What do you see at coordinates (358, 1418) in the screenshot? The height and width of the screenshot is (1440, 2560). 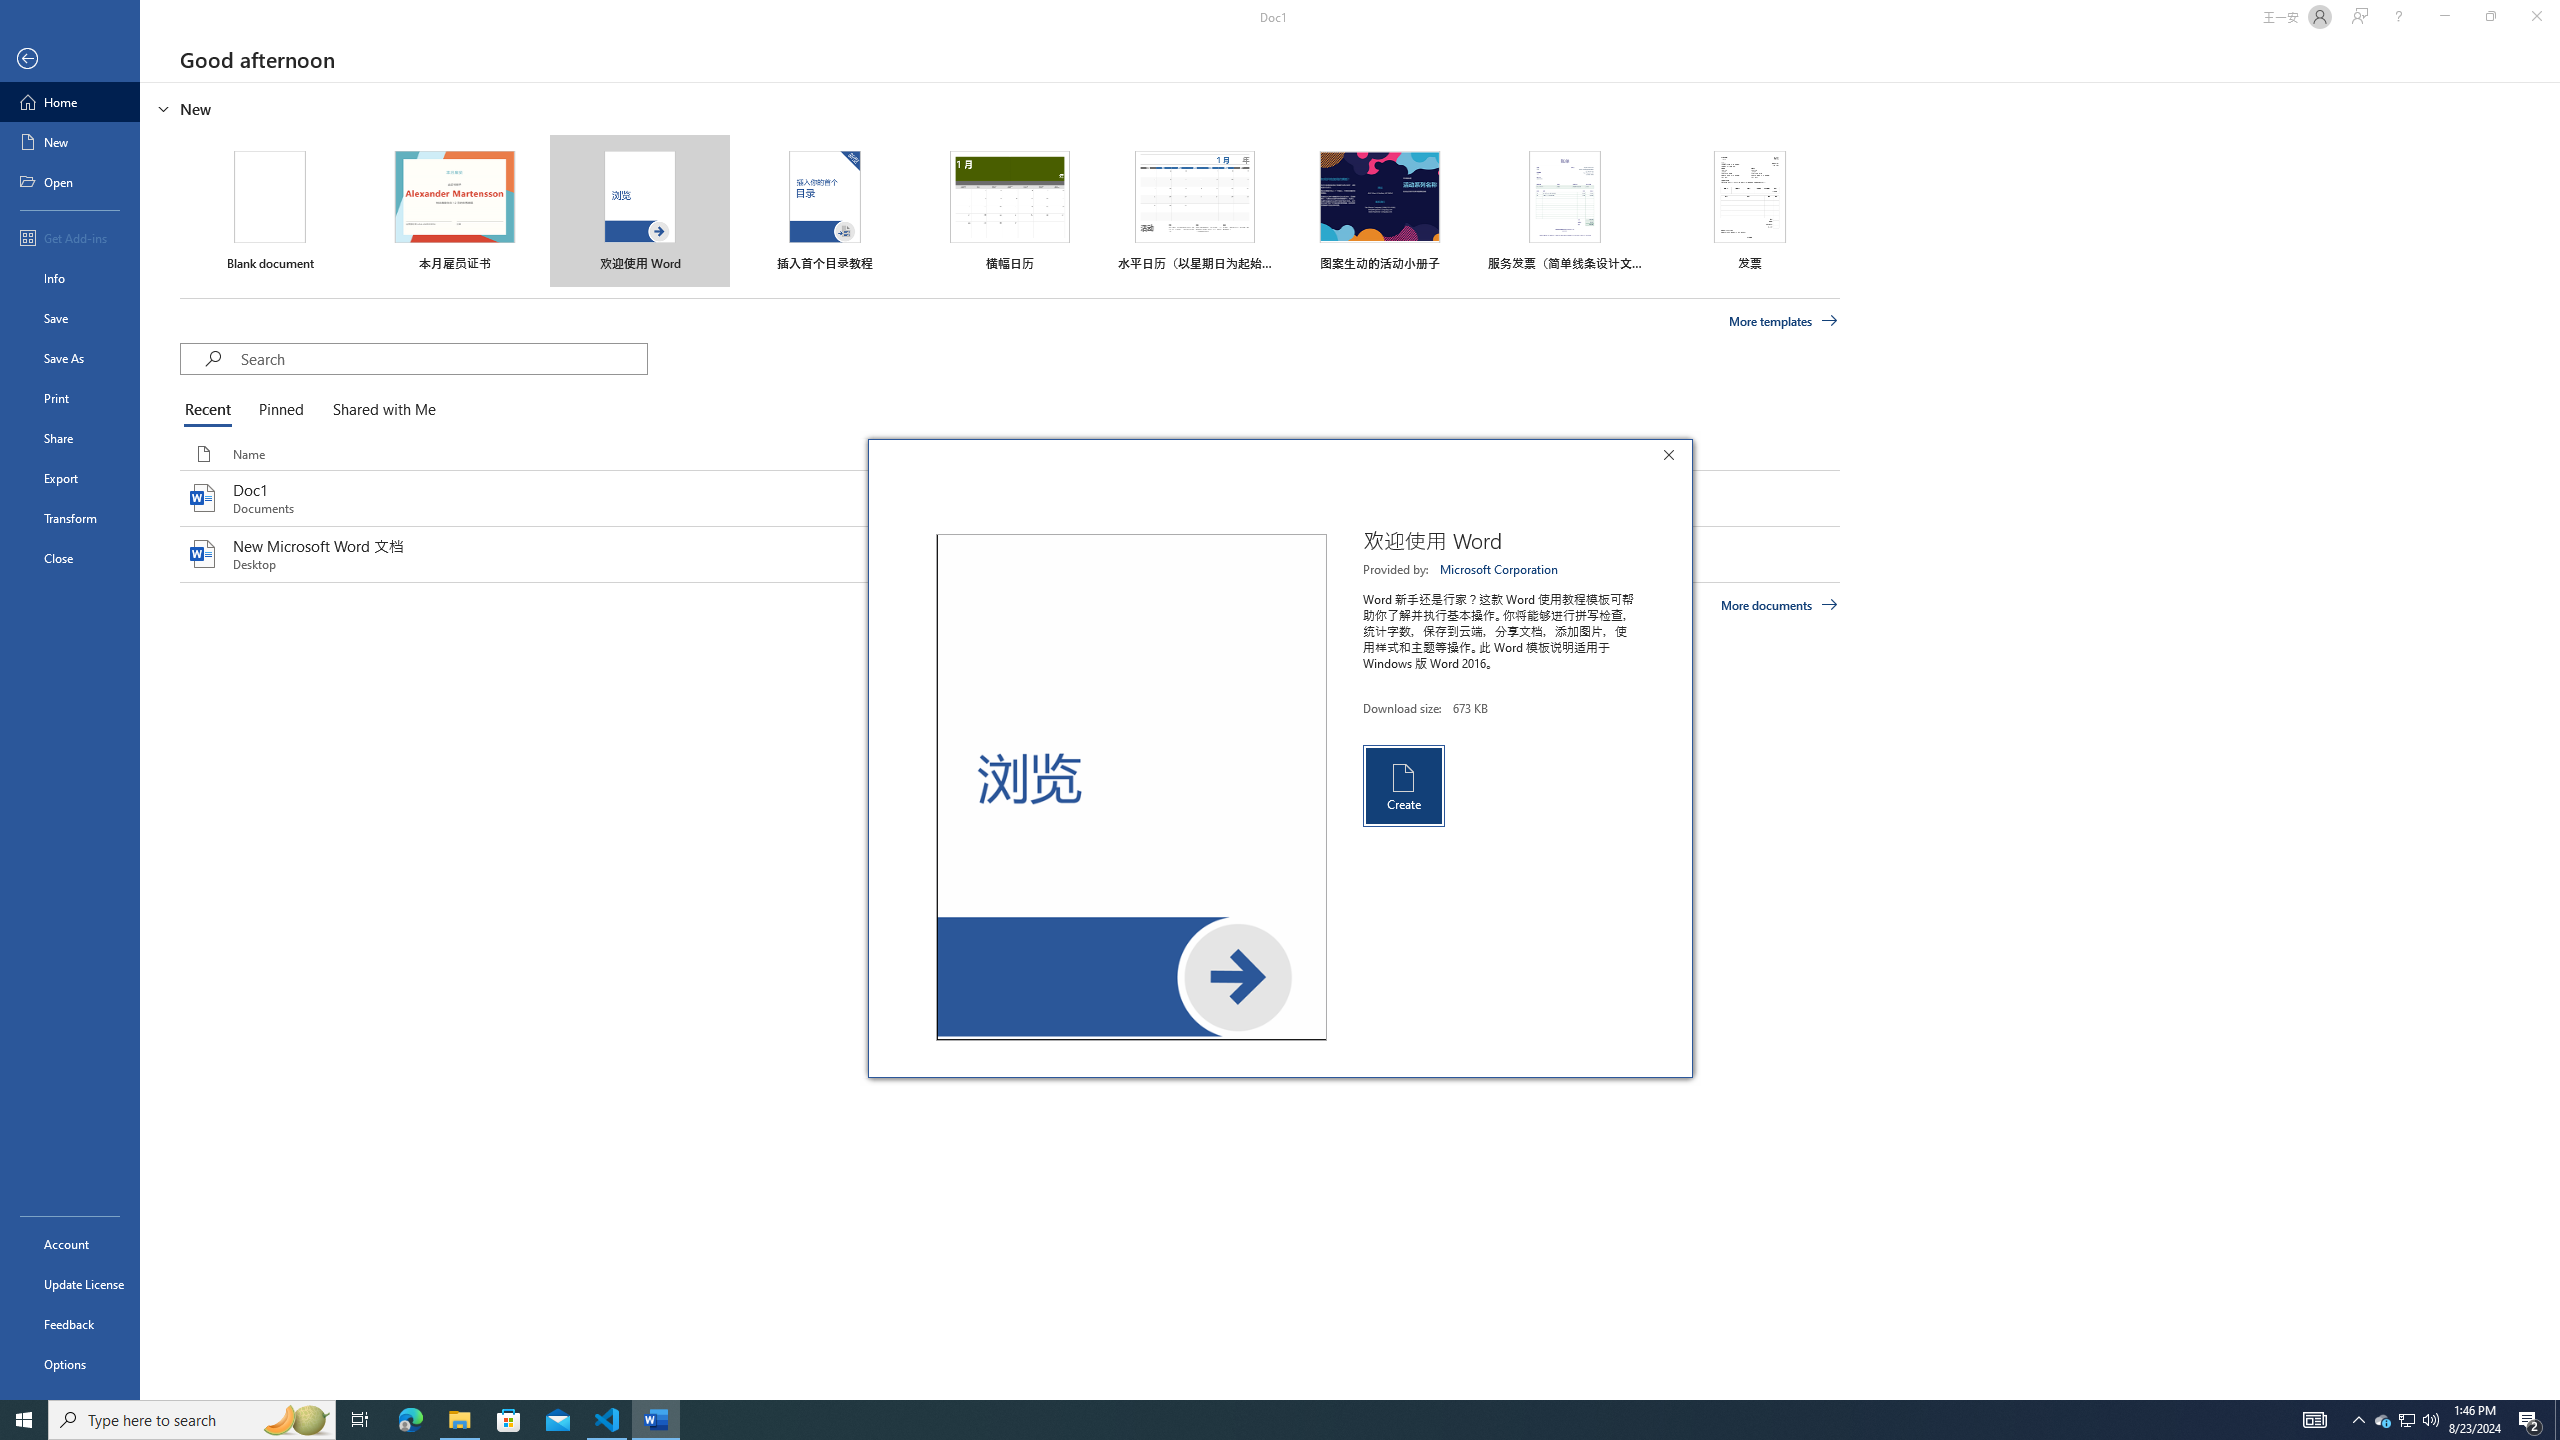 I see `'Task View'` at bounding box center [358, 1418].